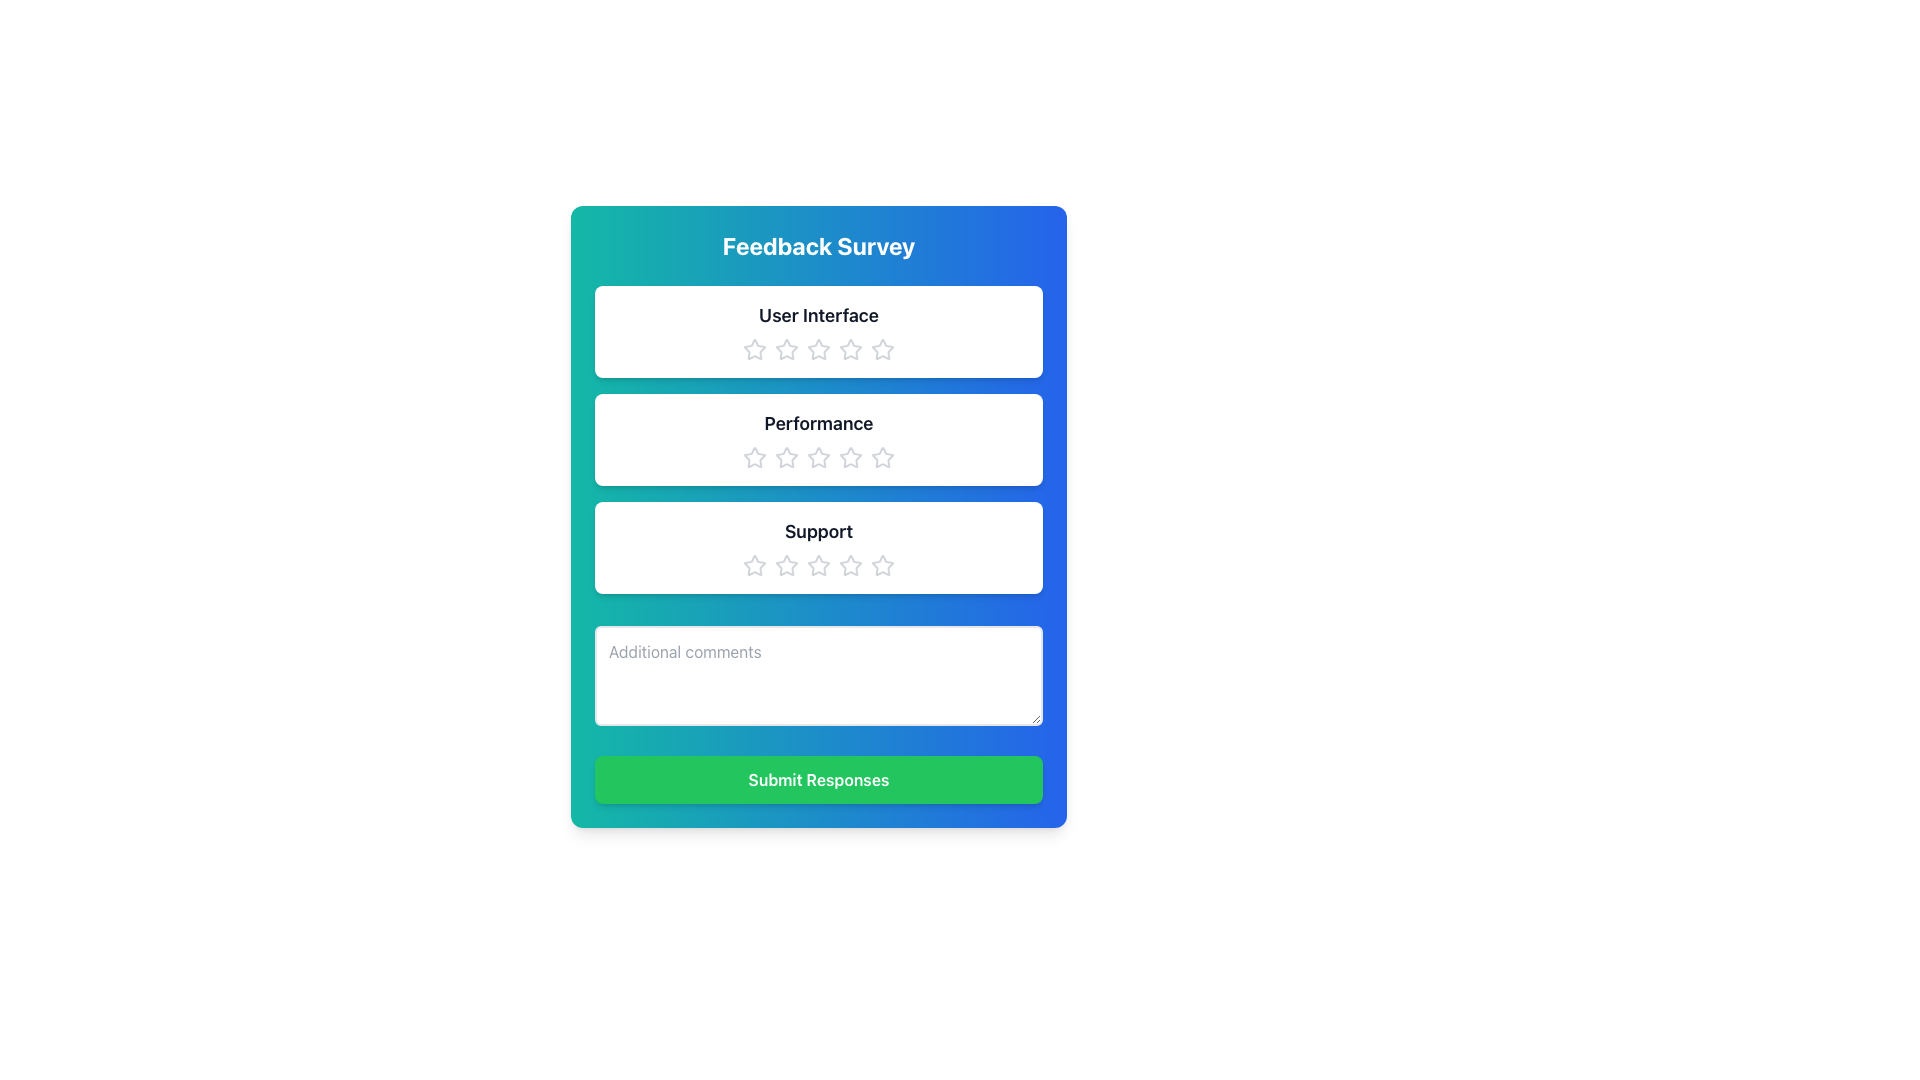 This screenshot has height=1080, width=1920. What do you see at coordinates (882, 349) in the screenshot?
I see `the fifth rating star icon, which is a light gray outlined star` at bounding box center [882, 349].